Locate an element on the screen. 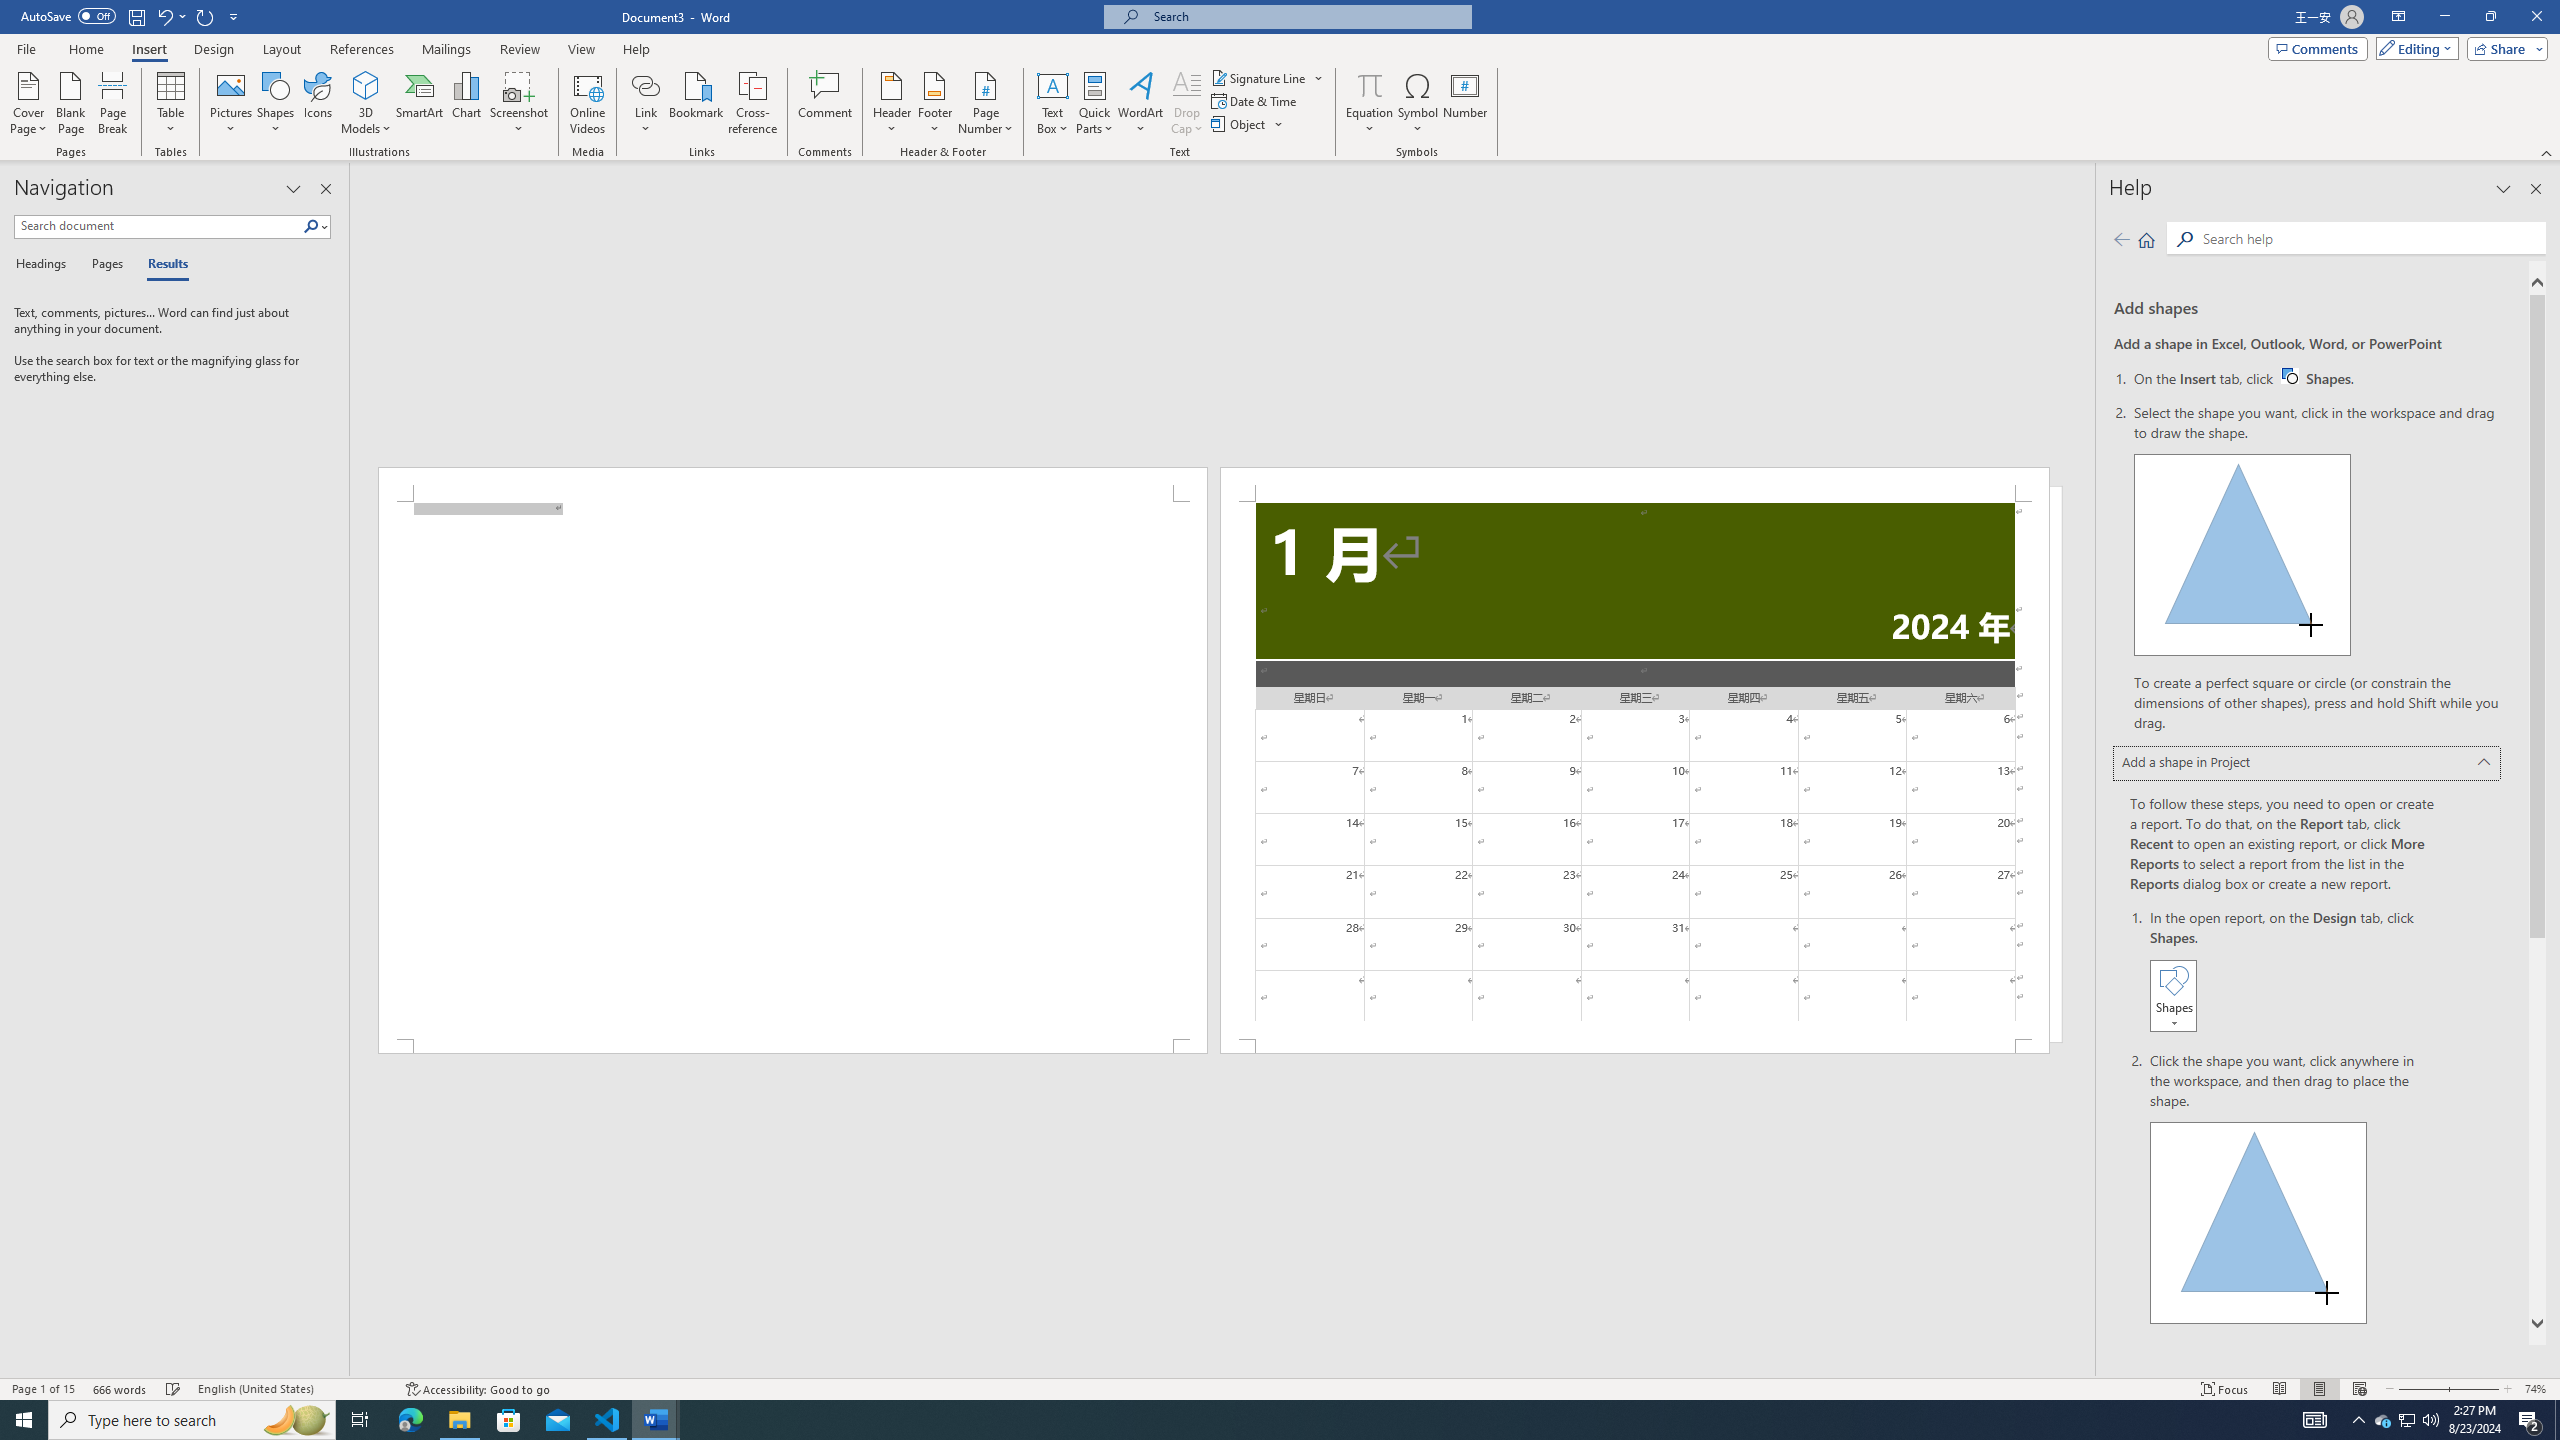 This screenshot has height=1440, width=2560. 'Date & Time...' is located at coordinates (1255, 99).